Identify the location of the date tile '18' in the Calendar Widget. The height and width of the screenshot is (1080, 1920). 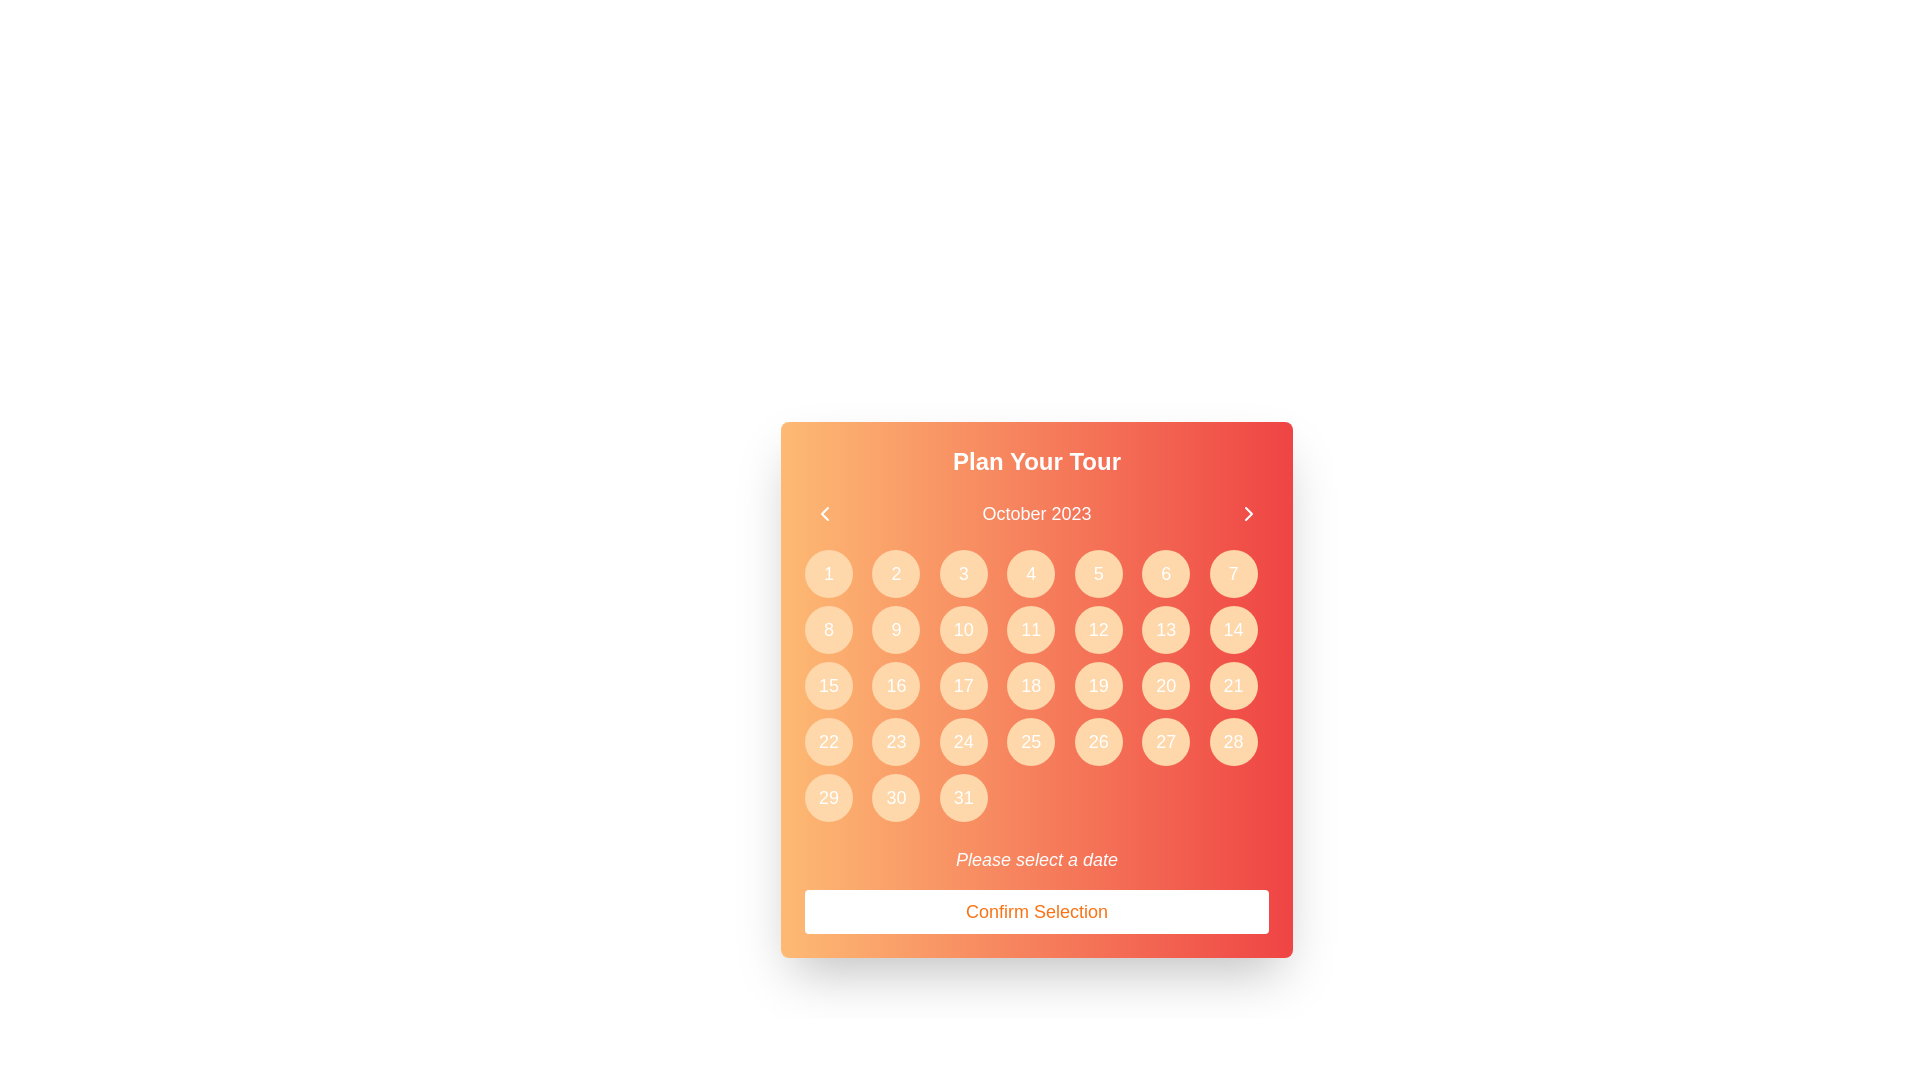
(1036, 689).